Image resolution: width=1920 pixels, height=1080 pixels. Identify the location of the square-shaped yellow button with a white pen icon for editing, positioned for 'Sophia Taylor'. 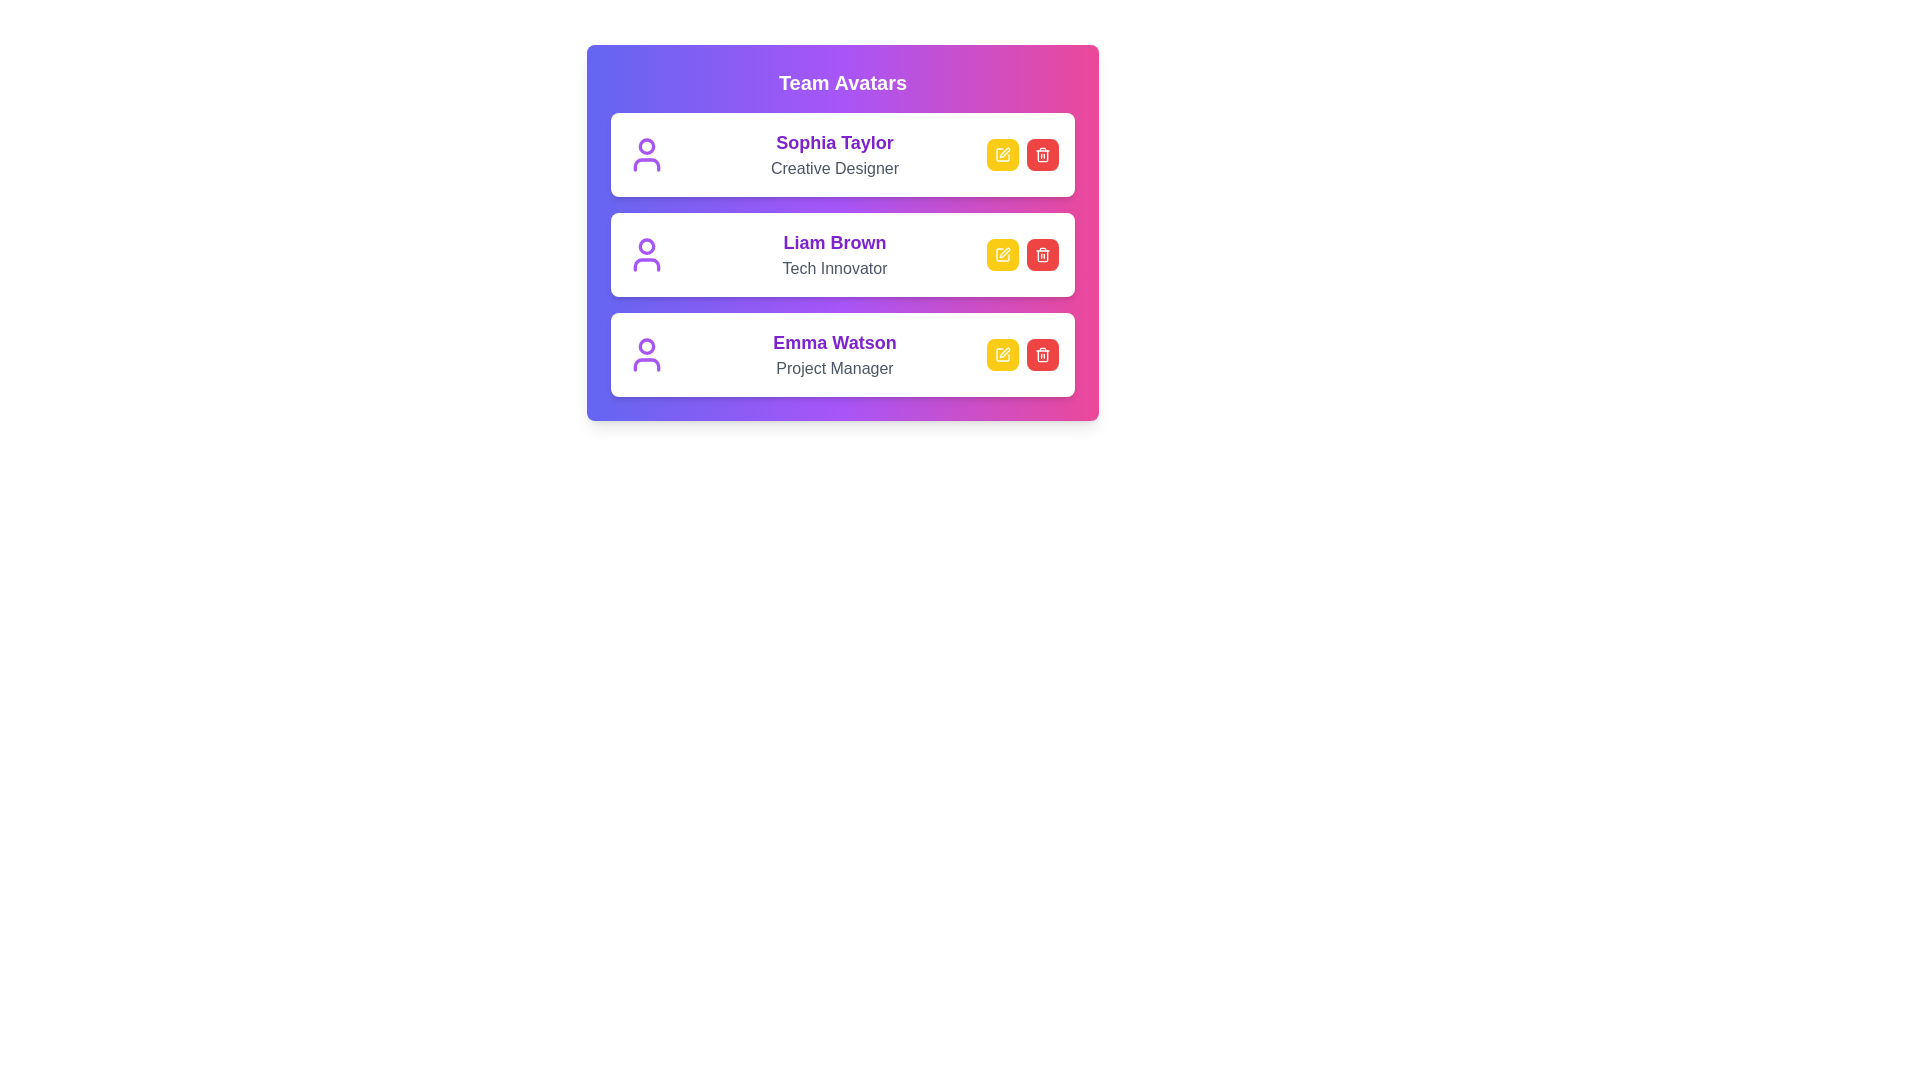
(1003, 153).